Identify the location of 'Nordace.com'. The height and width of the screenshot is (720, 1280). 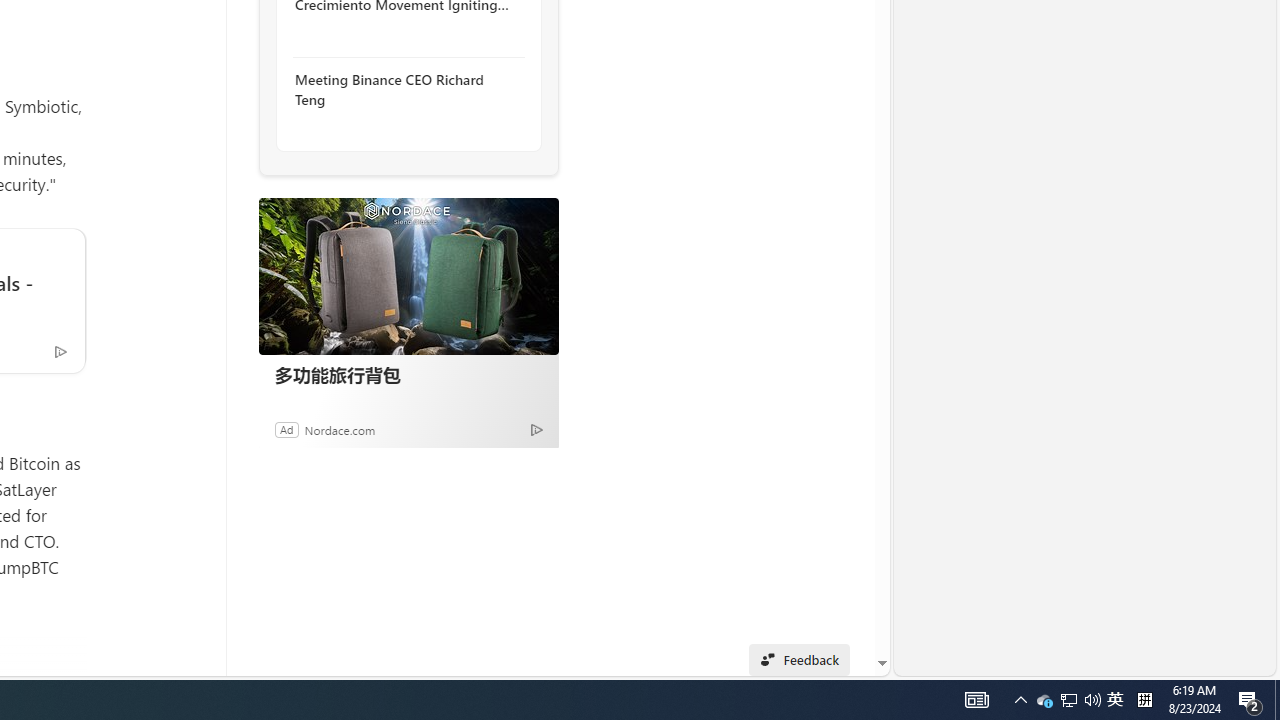
(339, 428).